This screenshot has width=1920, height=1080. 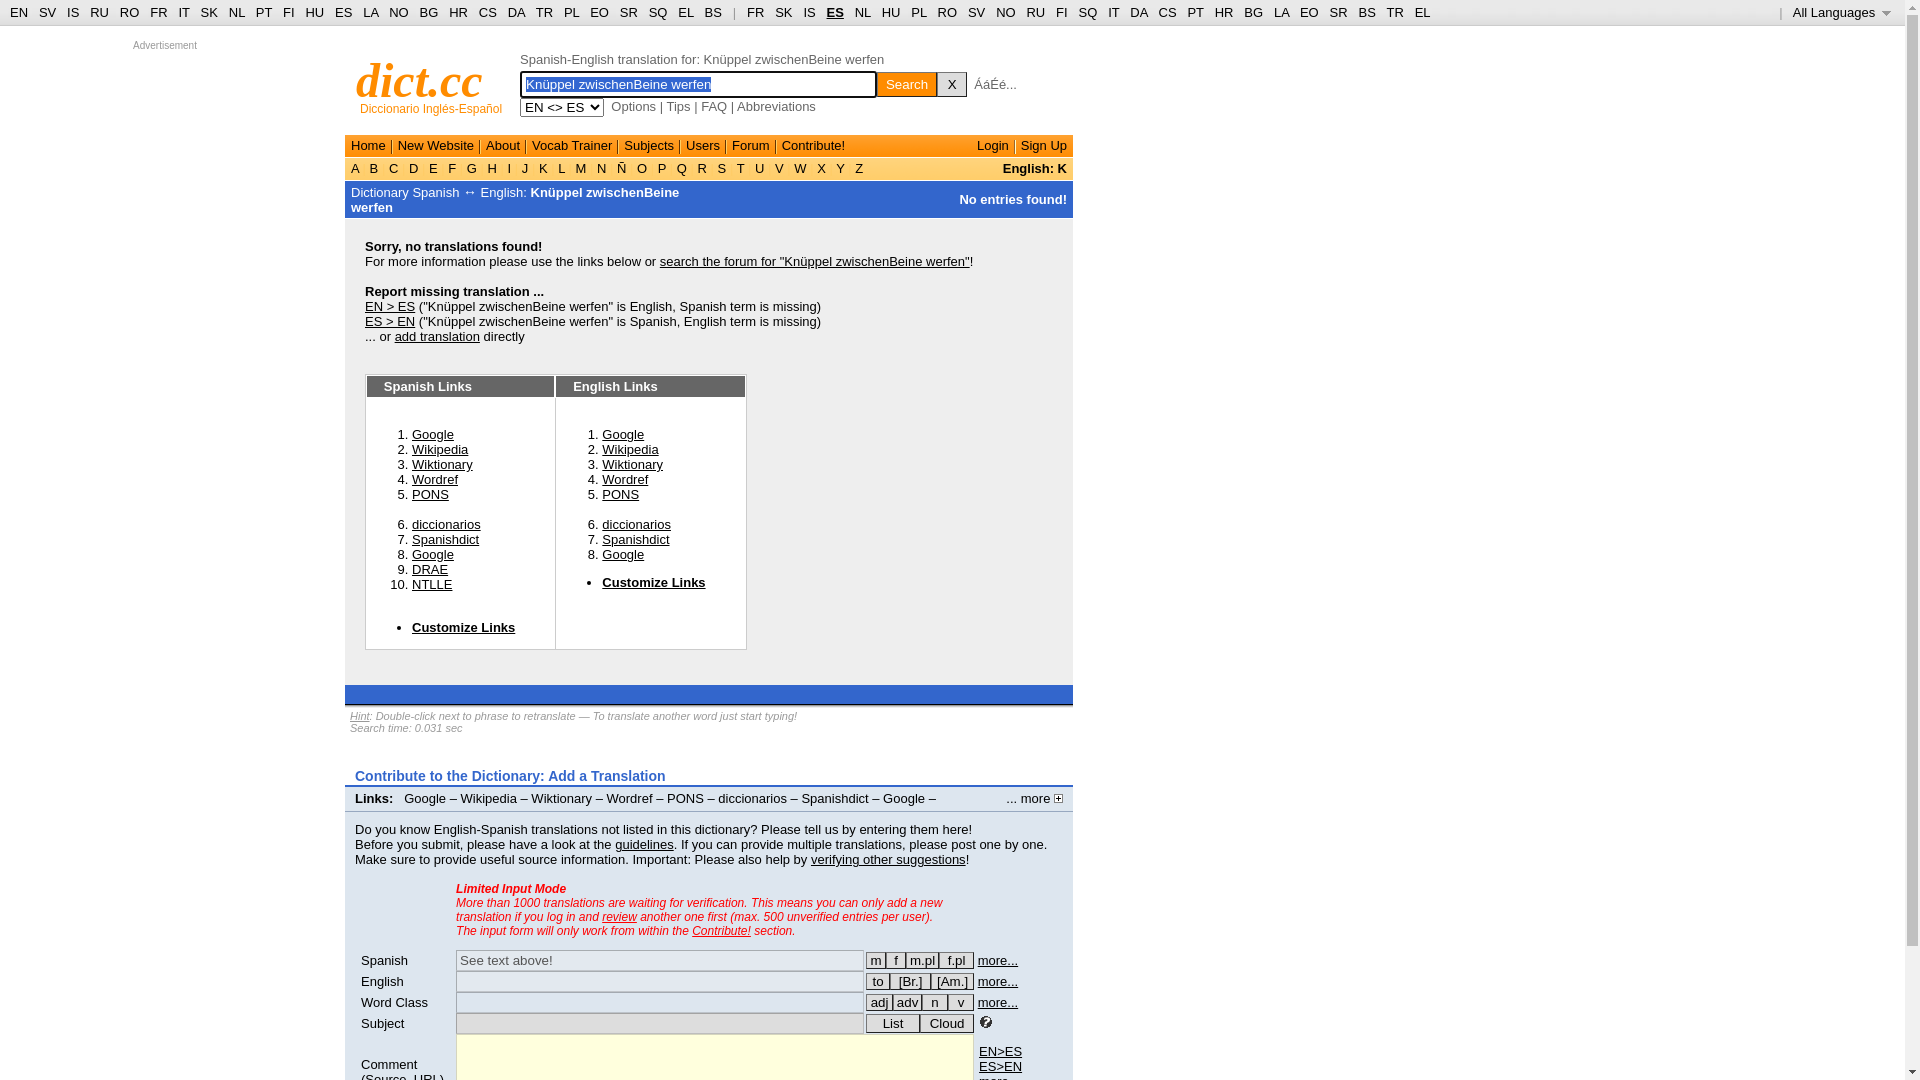 What do you see at coordinates (739, 167) in the screenshot?
I see `'T'` at bounding box center [739, 167].